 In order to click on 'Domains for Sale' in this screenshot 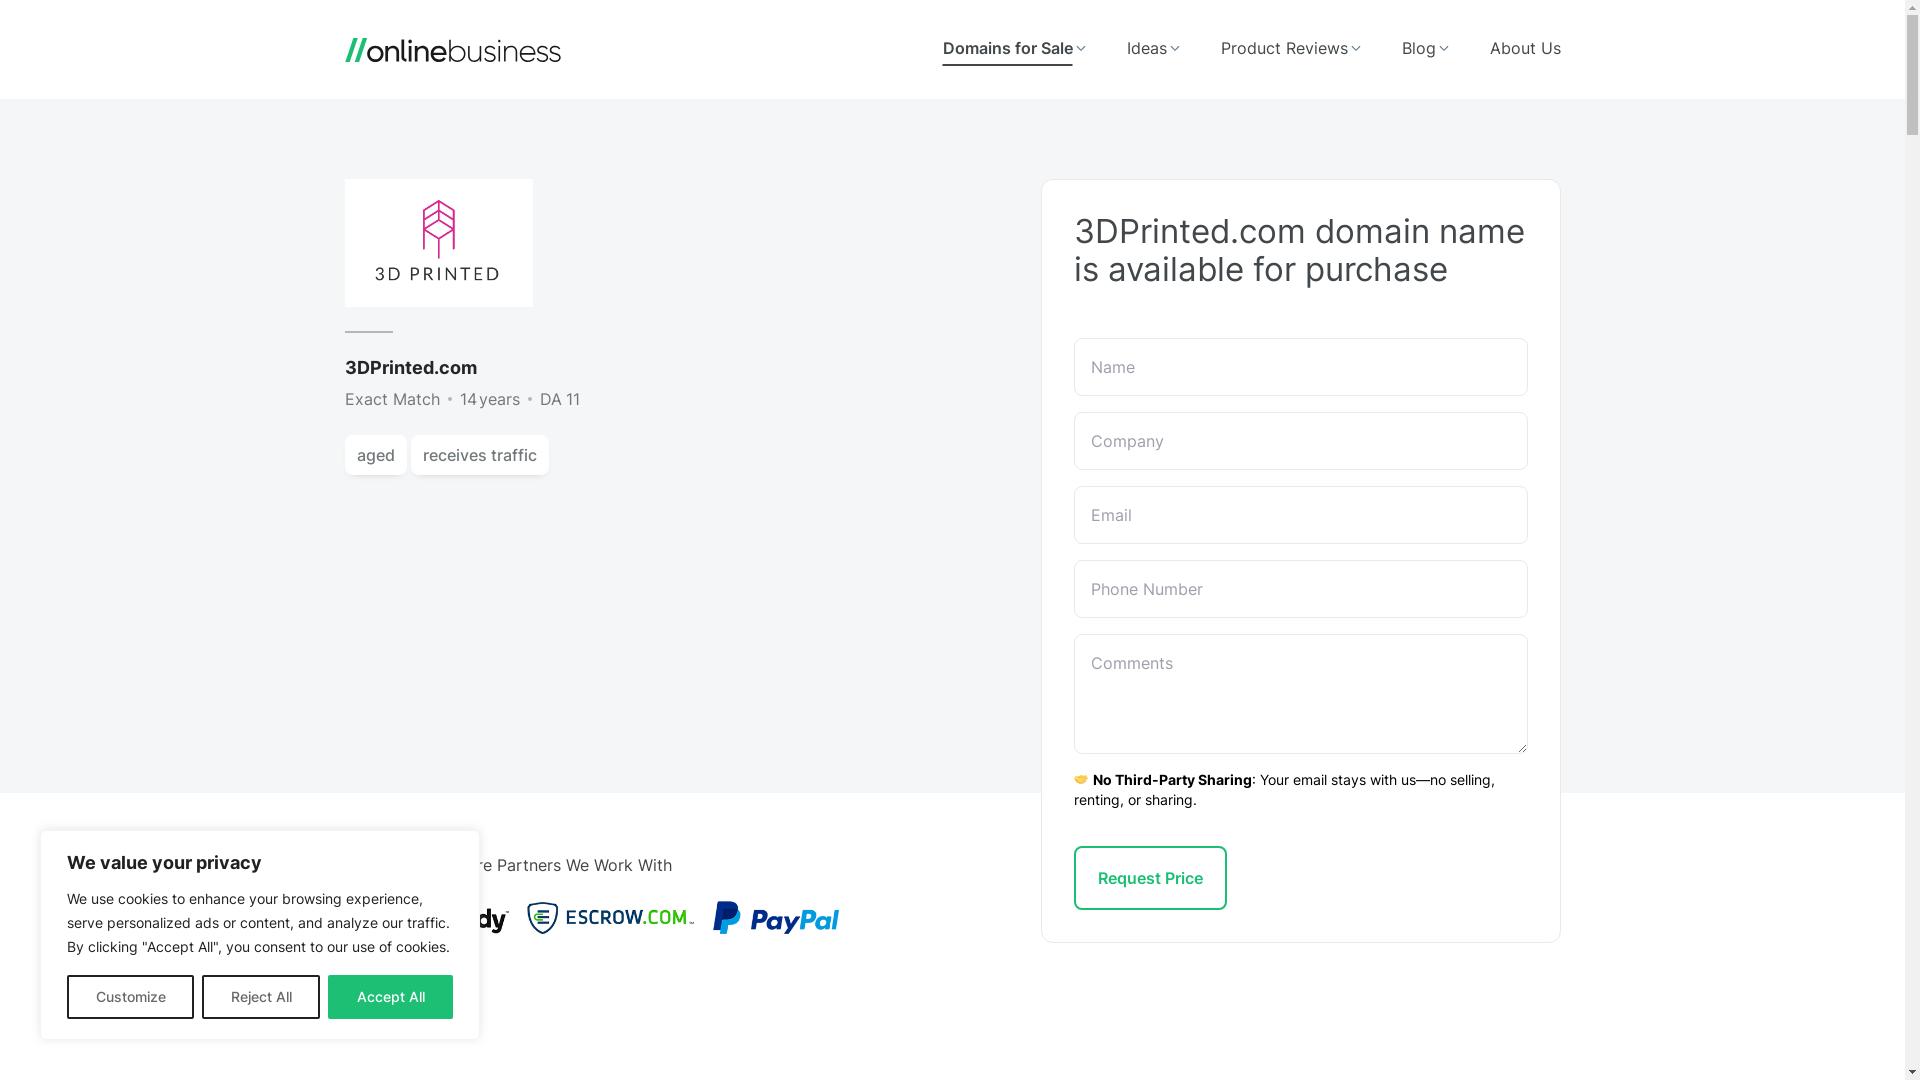, I will do `click(1013, 48)`.